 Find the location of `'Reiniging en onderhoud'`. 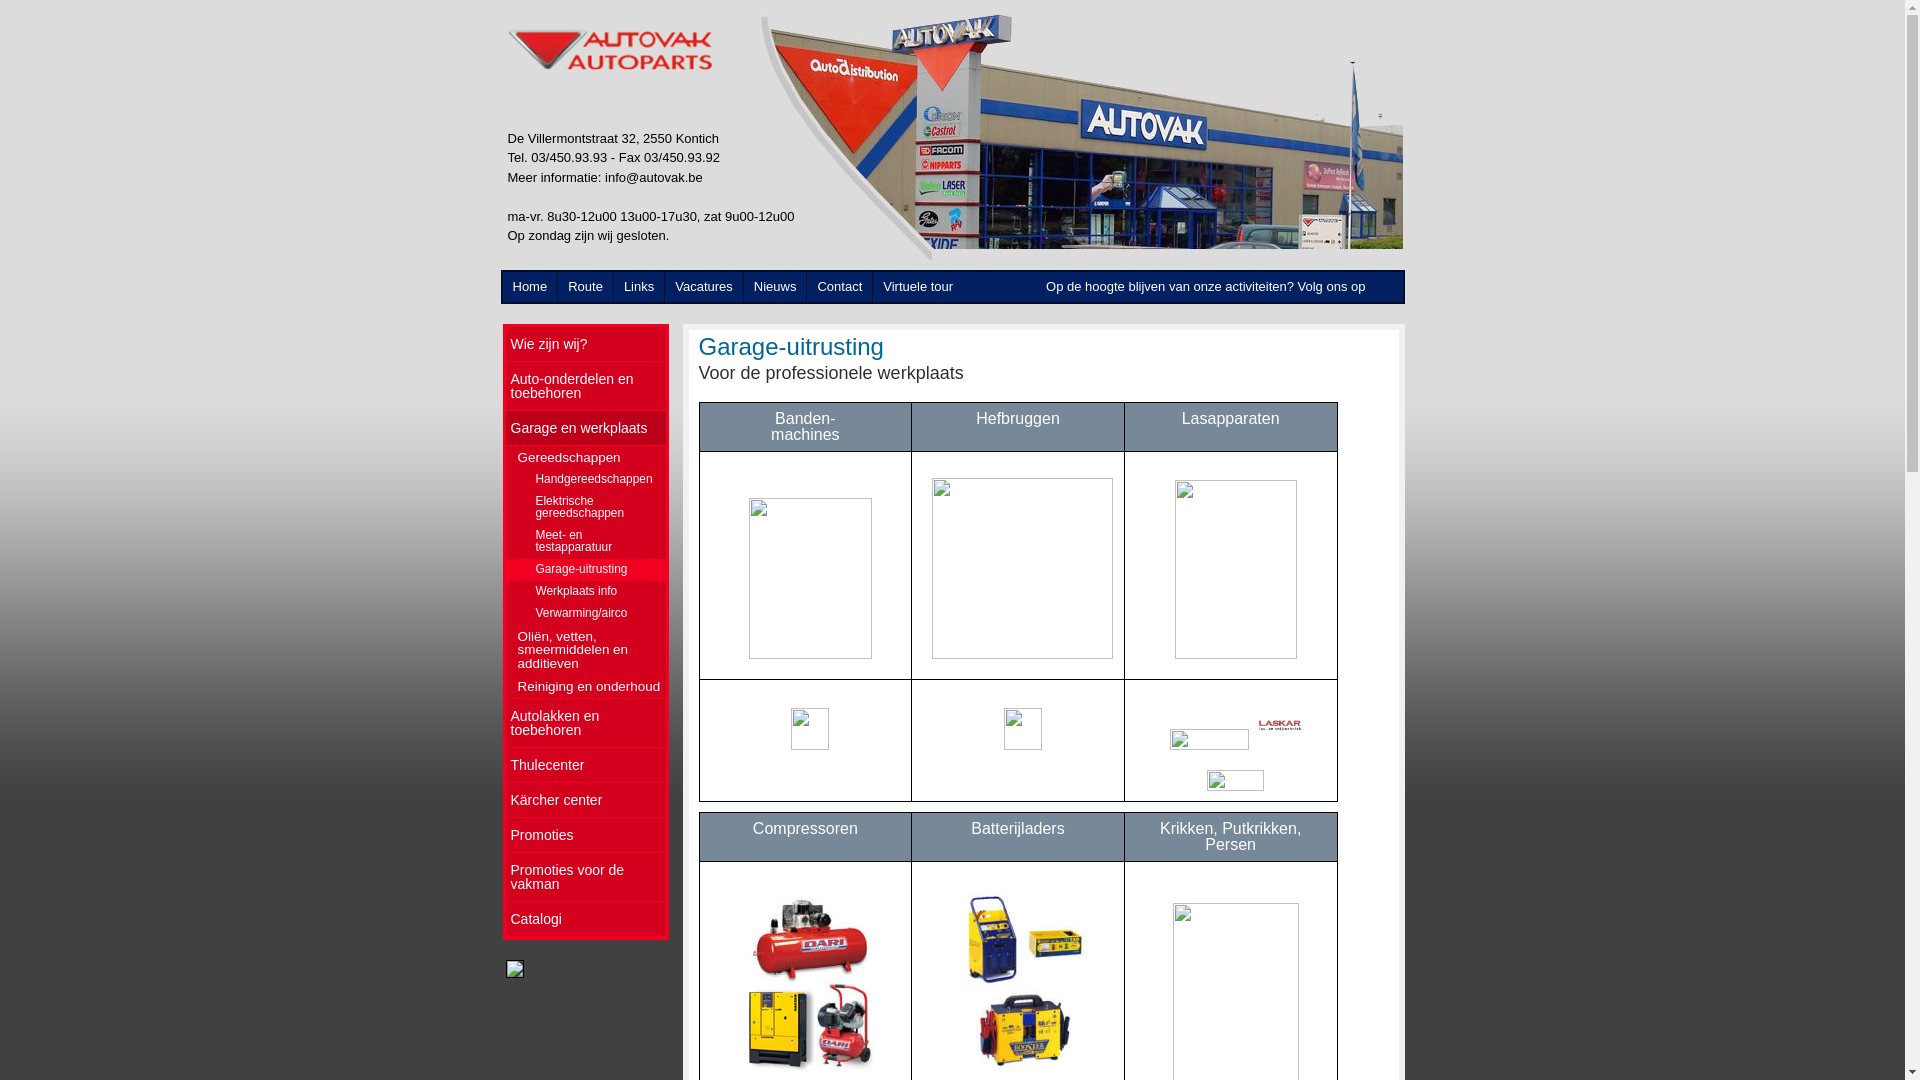

'Reiniging en onderhoud' is located at coordinates (584, 685).